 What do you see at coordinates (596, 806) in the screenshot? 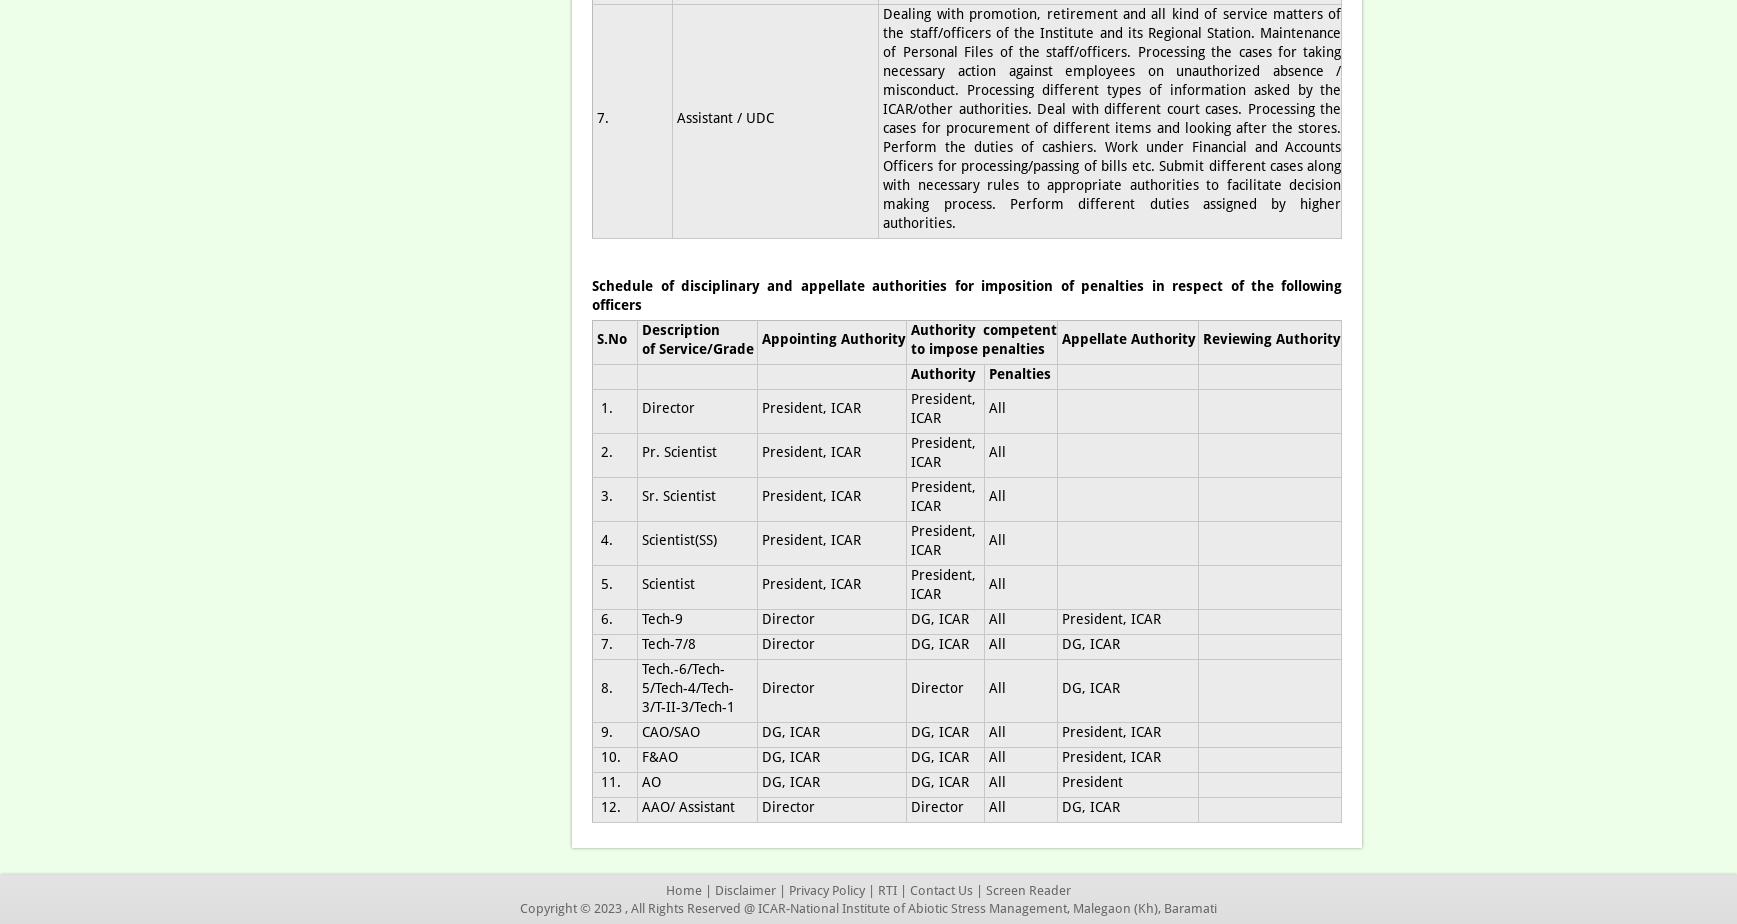
I see `'12.'` at bounding box center [596, 806].